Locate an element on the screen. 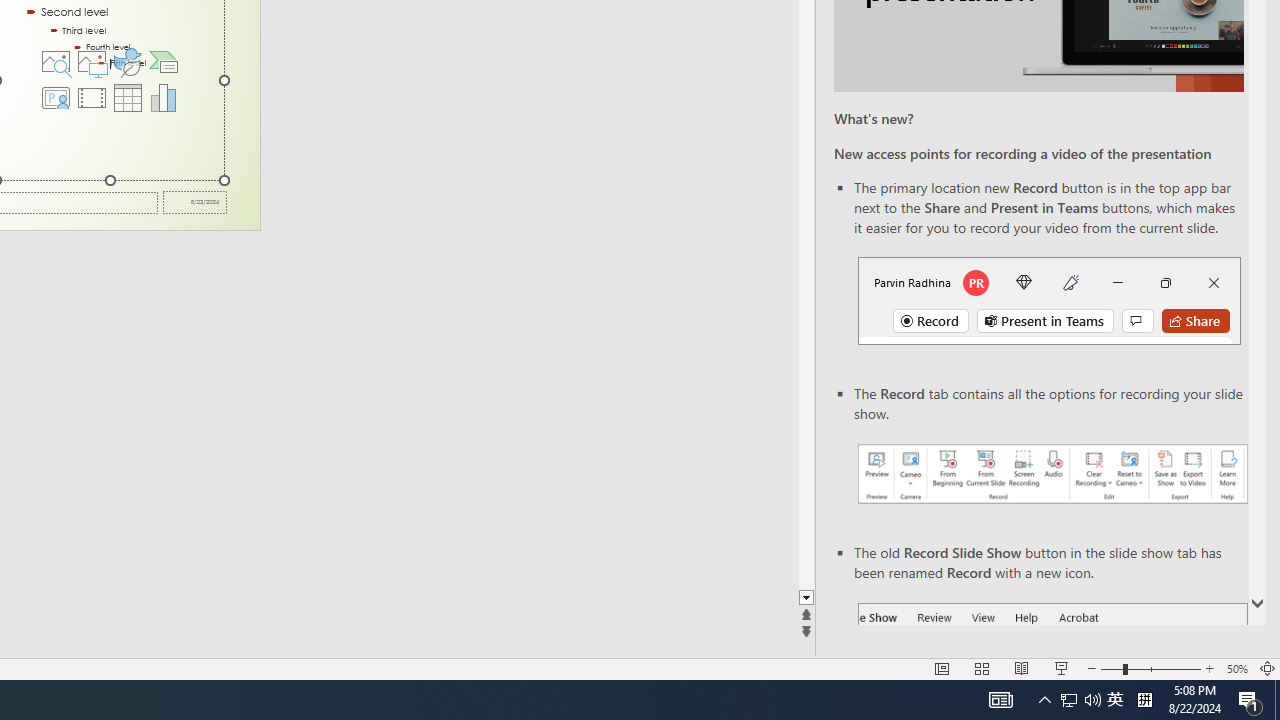 This screenshot has height=720, width=1280. 'Insert Table' is located at coordinates (127, 97).